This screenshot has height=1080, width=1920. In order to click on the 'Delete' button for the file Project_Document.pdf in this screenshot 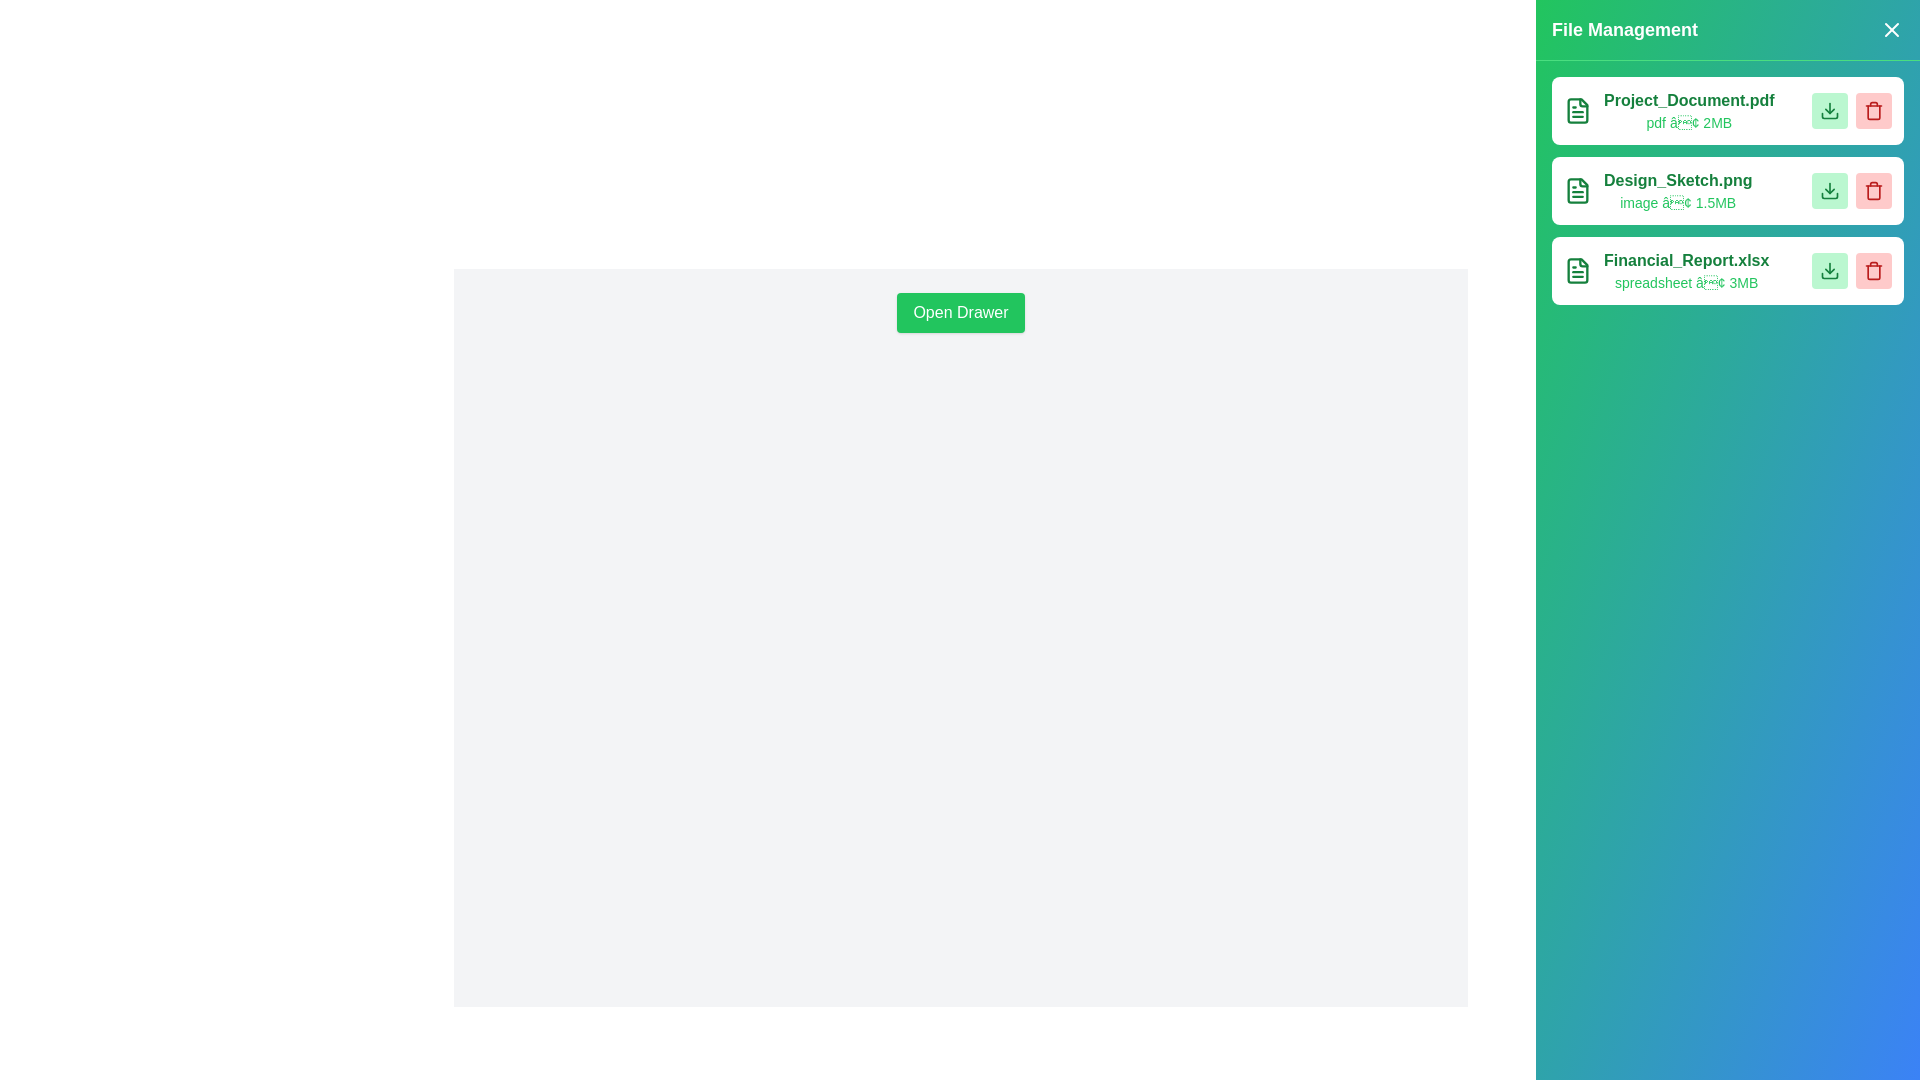, I will do `click(1872, 111)`.